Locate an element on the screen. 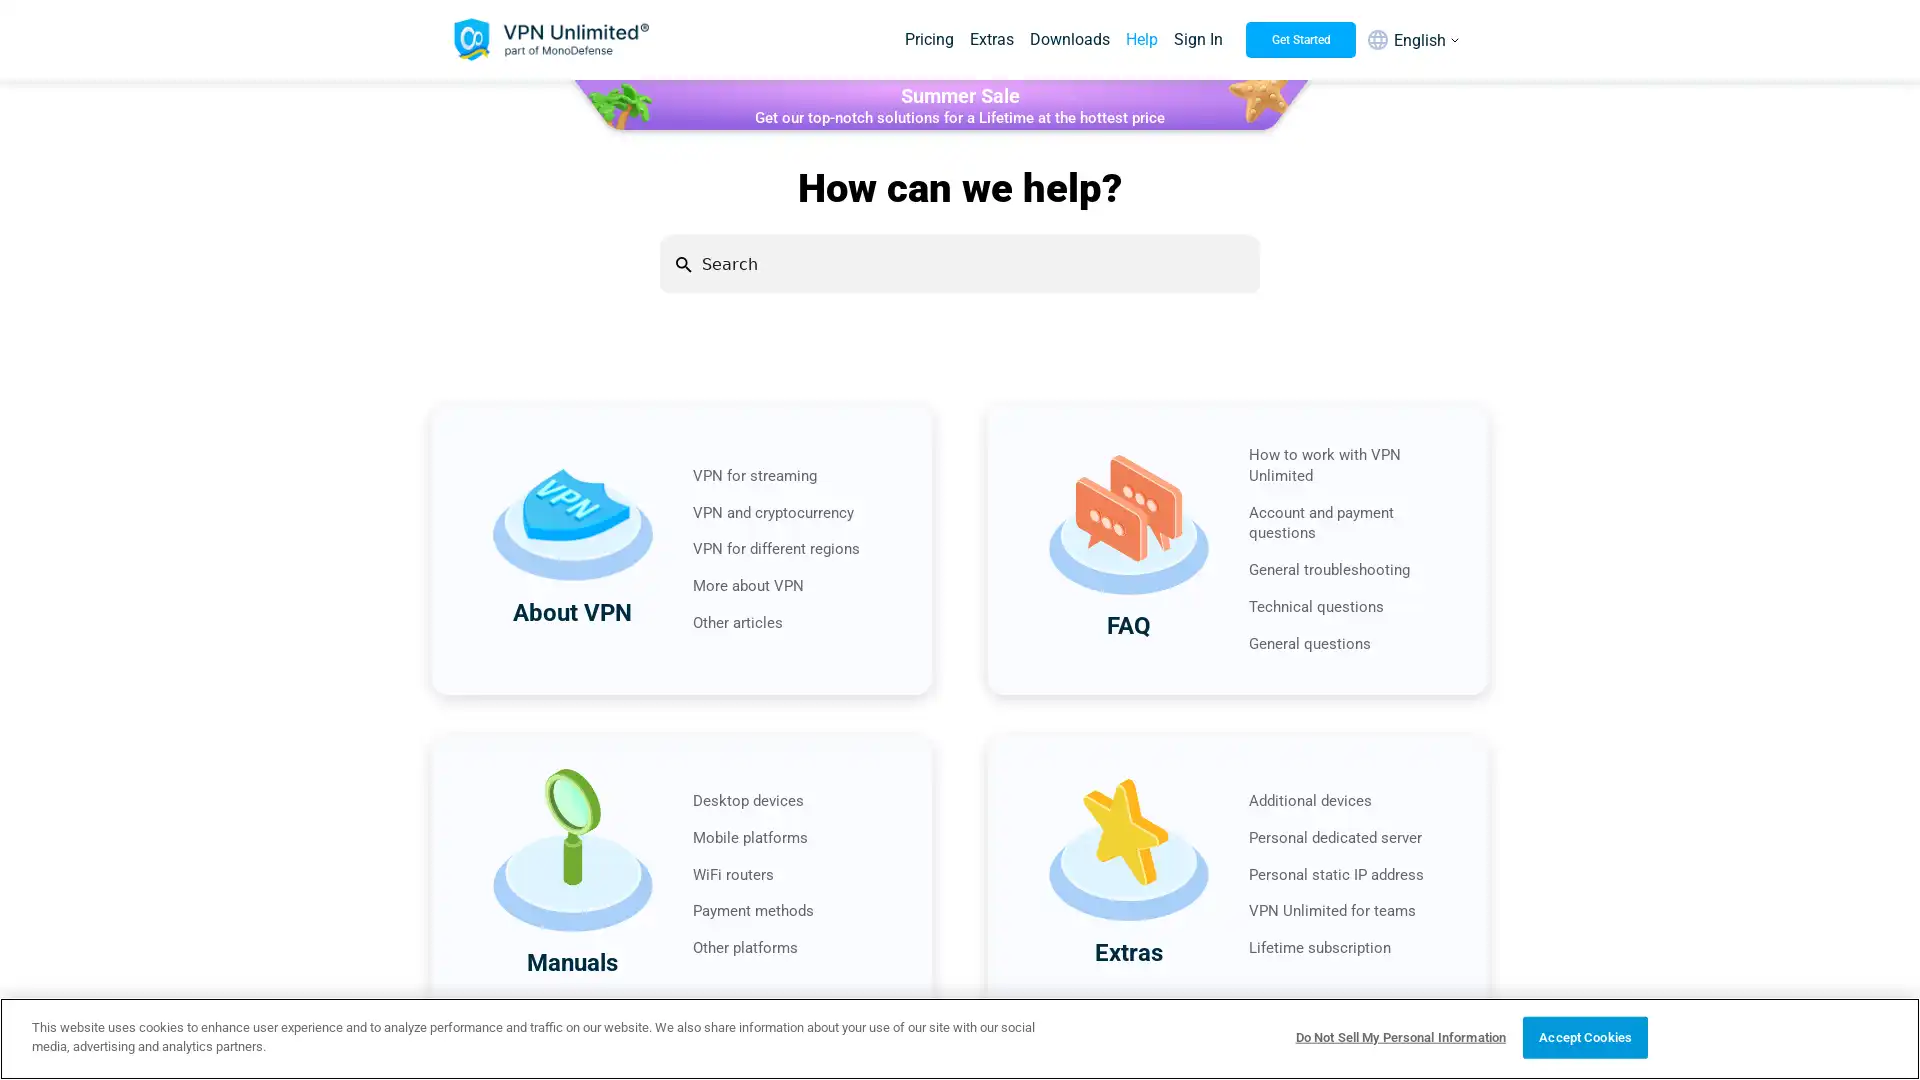 The width and height of the screenshot is (1920, 1080). Do Not Sell My Personal Information is located at coordinates (1399, 1036).